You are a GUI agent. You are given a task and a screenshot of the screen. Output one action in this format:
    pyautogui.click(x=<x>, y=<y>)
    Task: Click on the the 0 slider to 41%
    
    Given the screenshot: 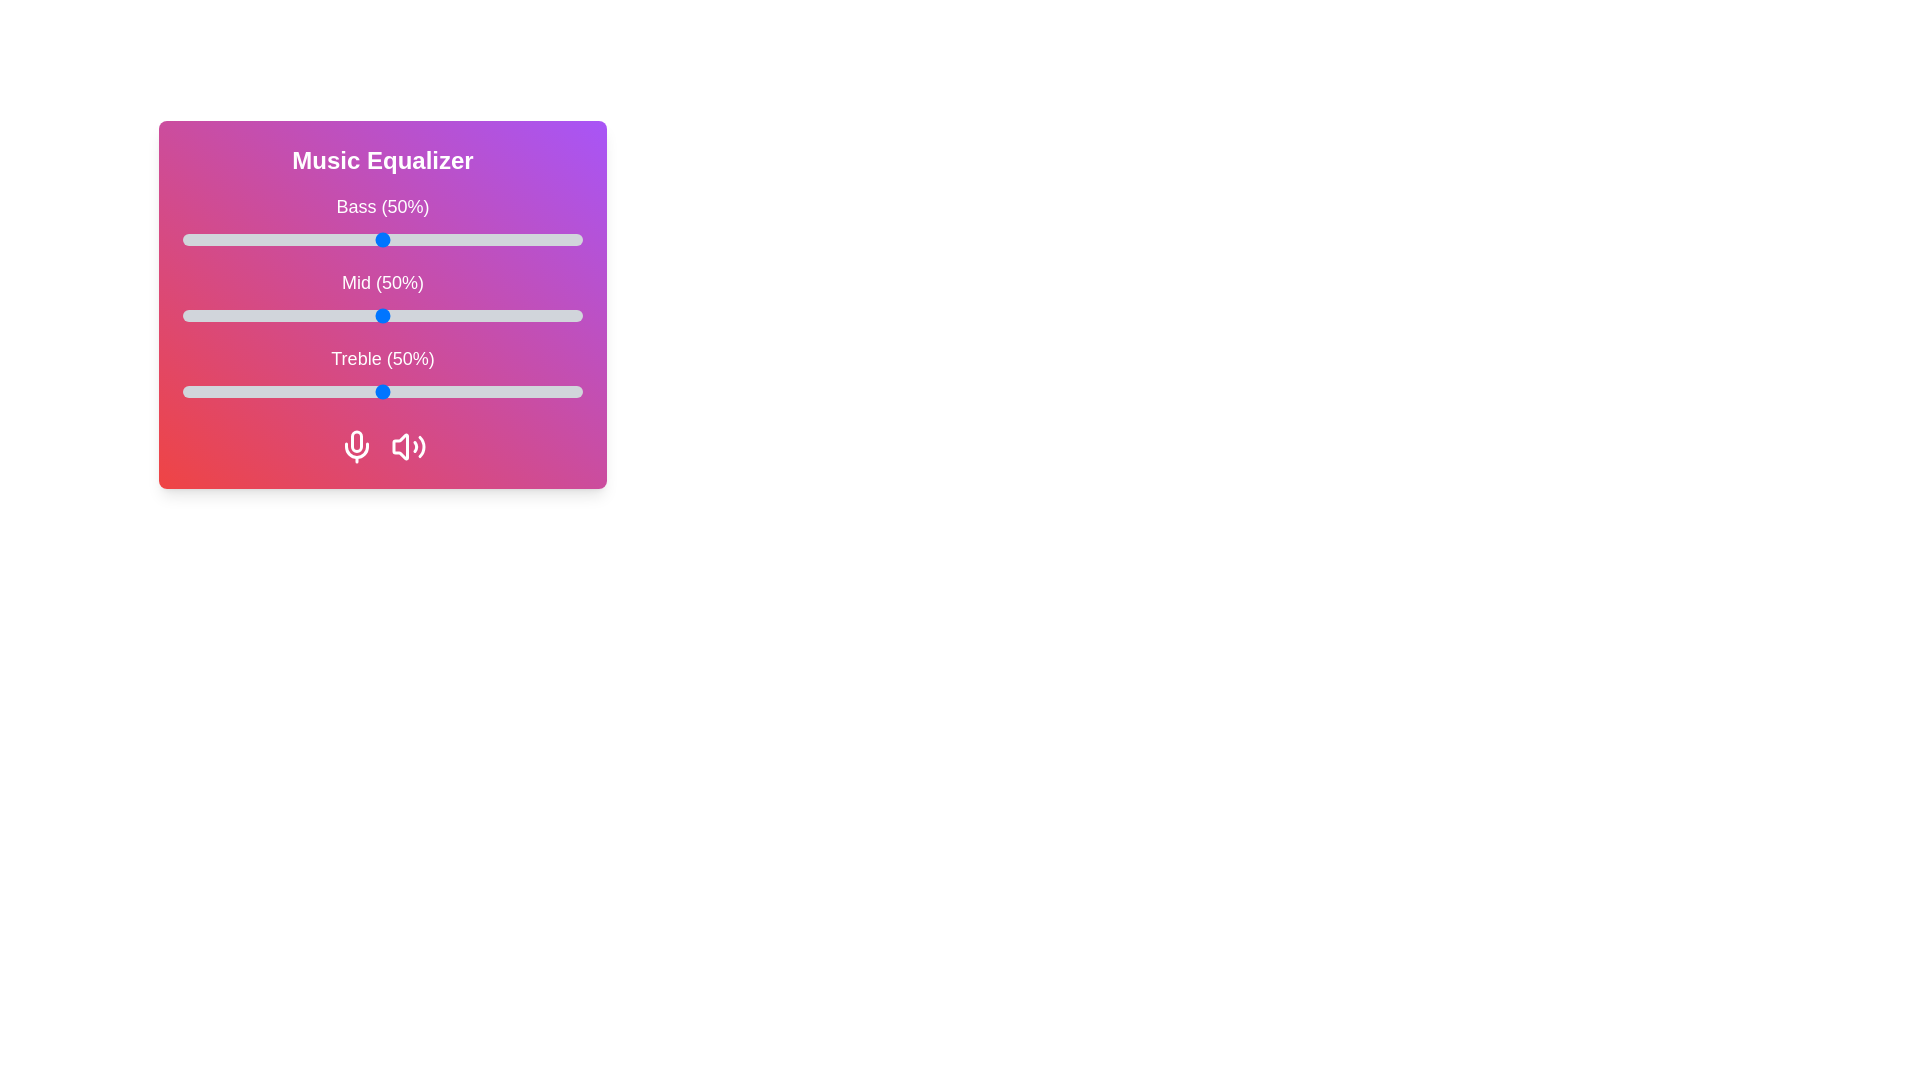 What is the action you would take?
    pyautogui.click(x=346, y=238)
    